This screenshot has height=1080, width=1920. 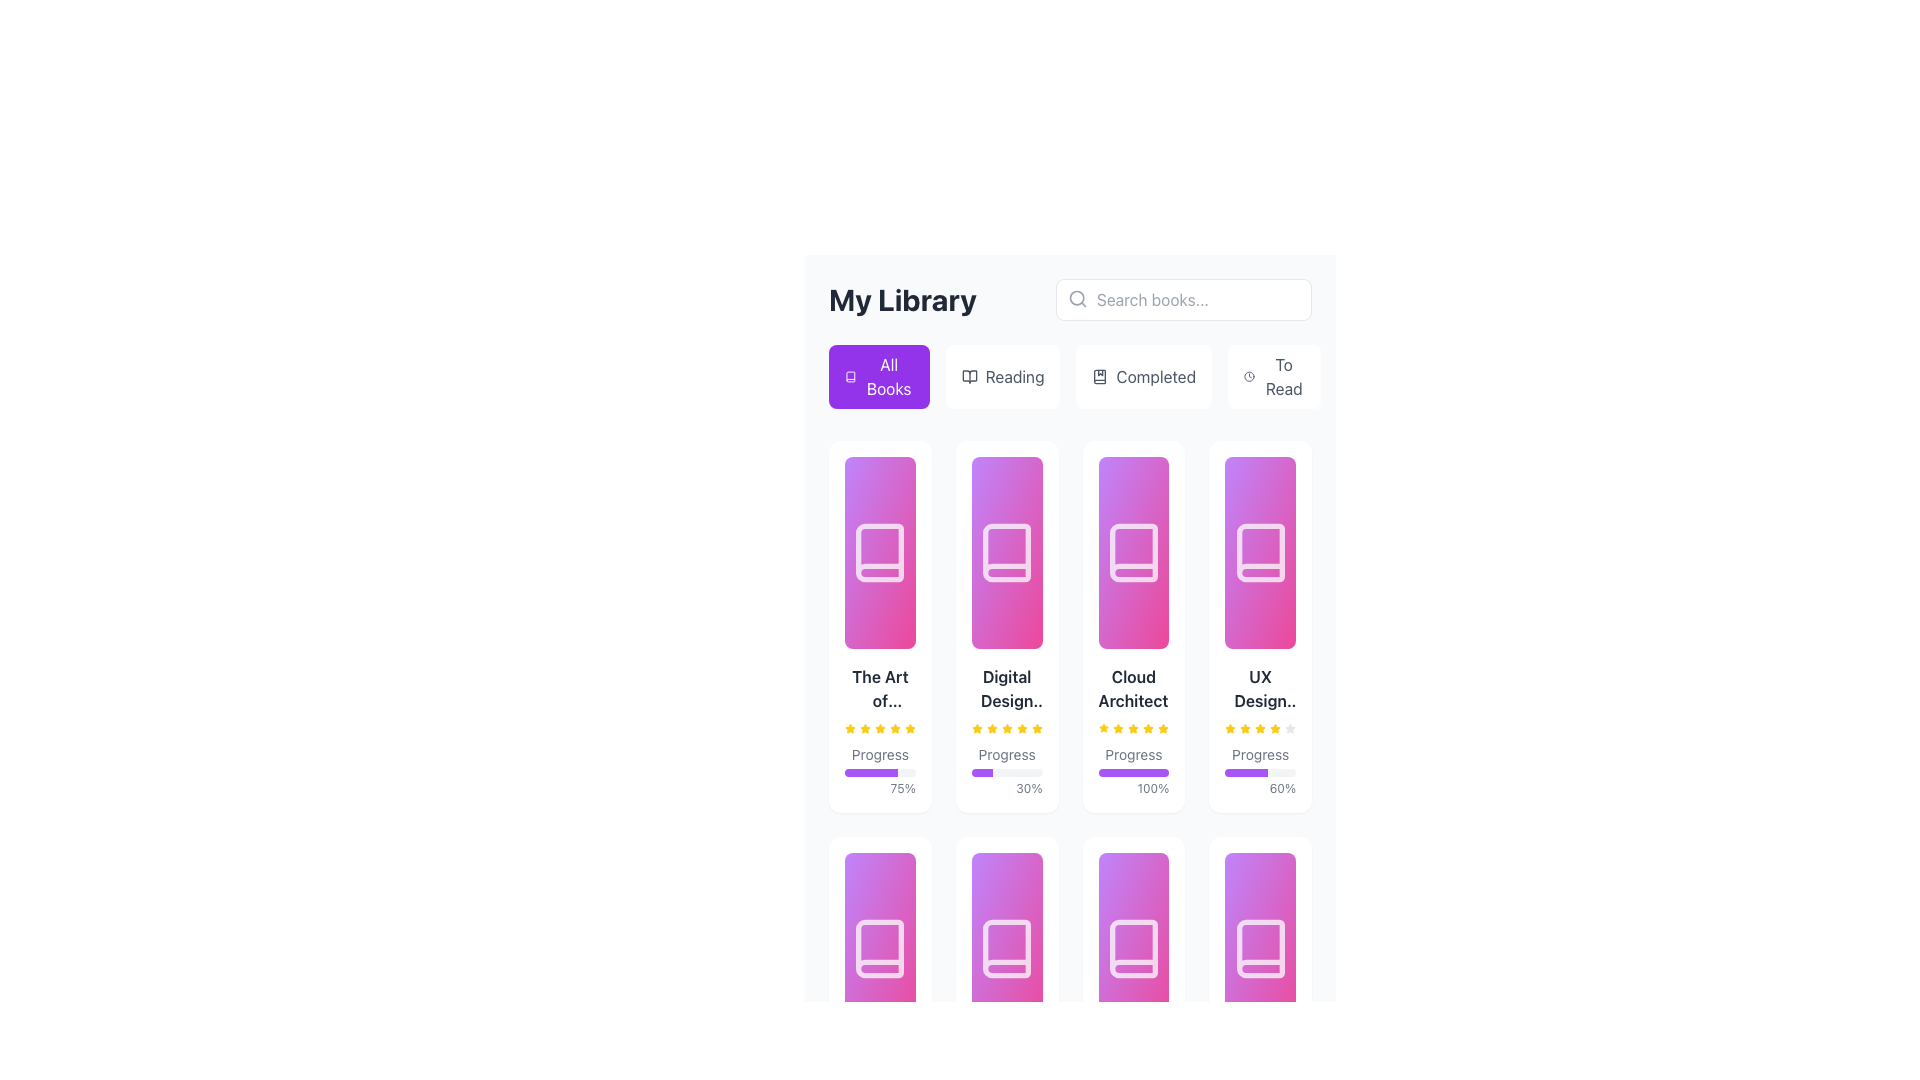 I want to click on the yellow-colored star icon representing the rating for the book entry titled 'The Art of', positioned just below the book cover thumbnail, so click(x=850, y=728).